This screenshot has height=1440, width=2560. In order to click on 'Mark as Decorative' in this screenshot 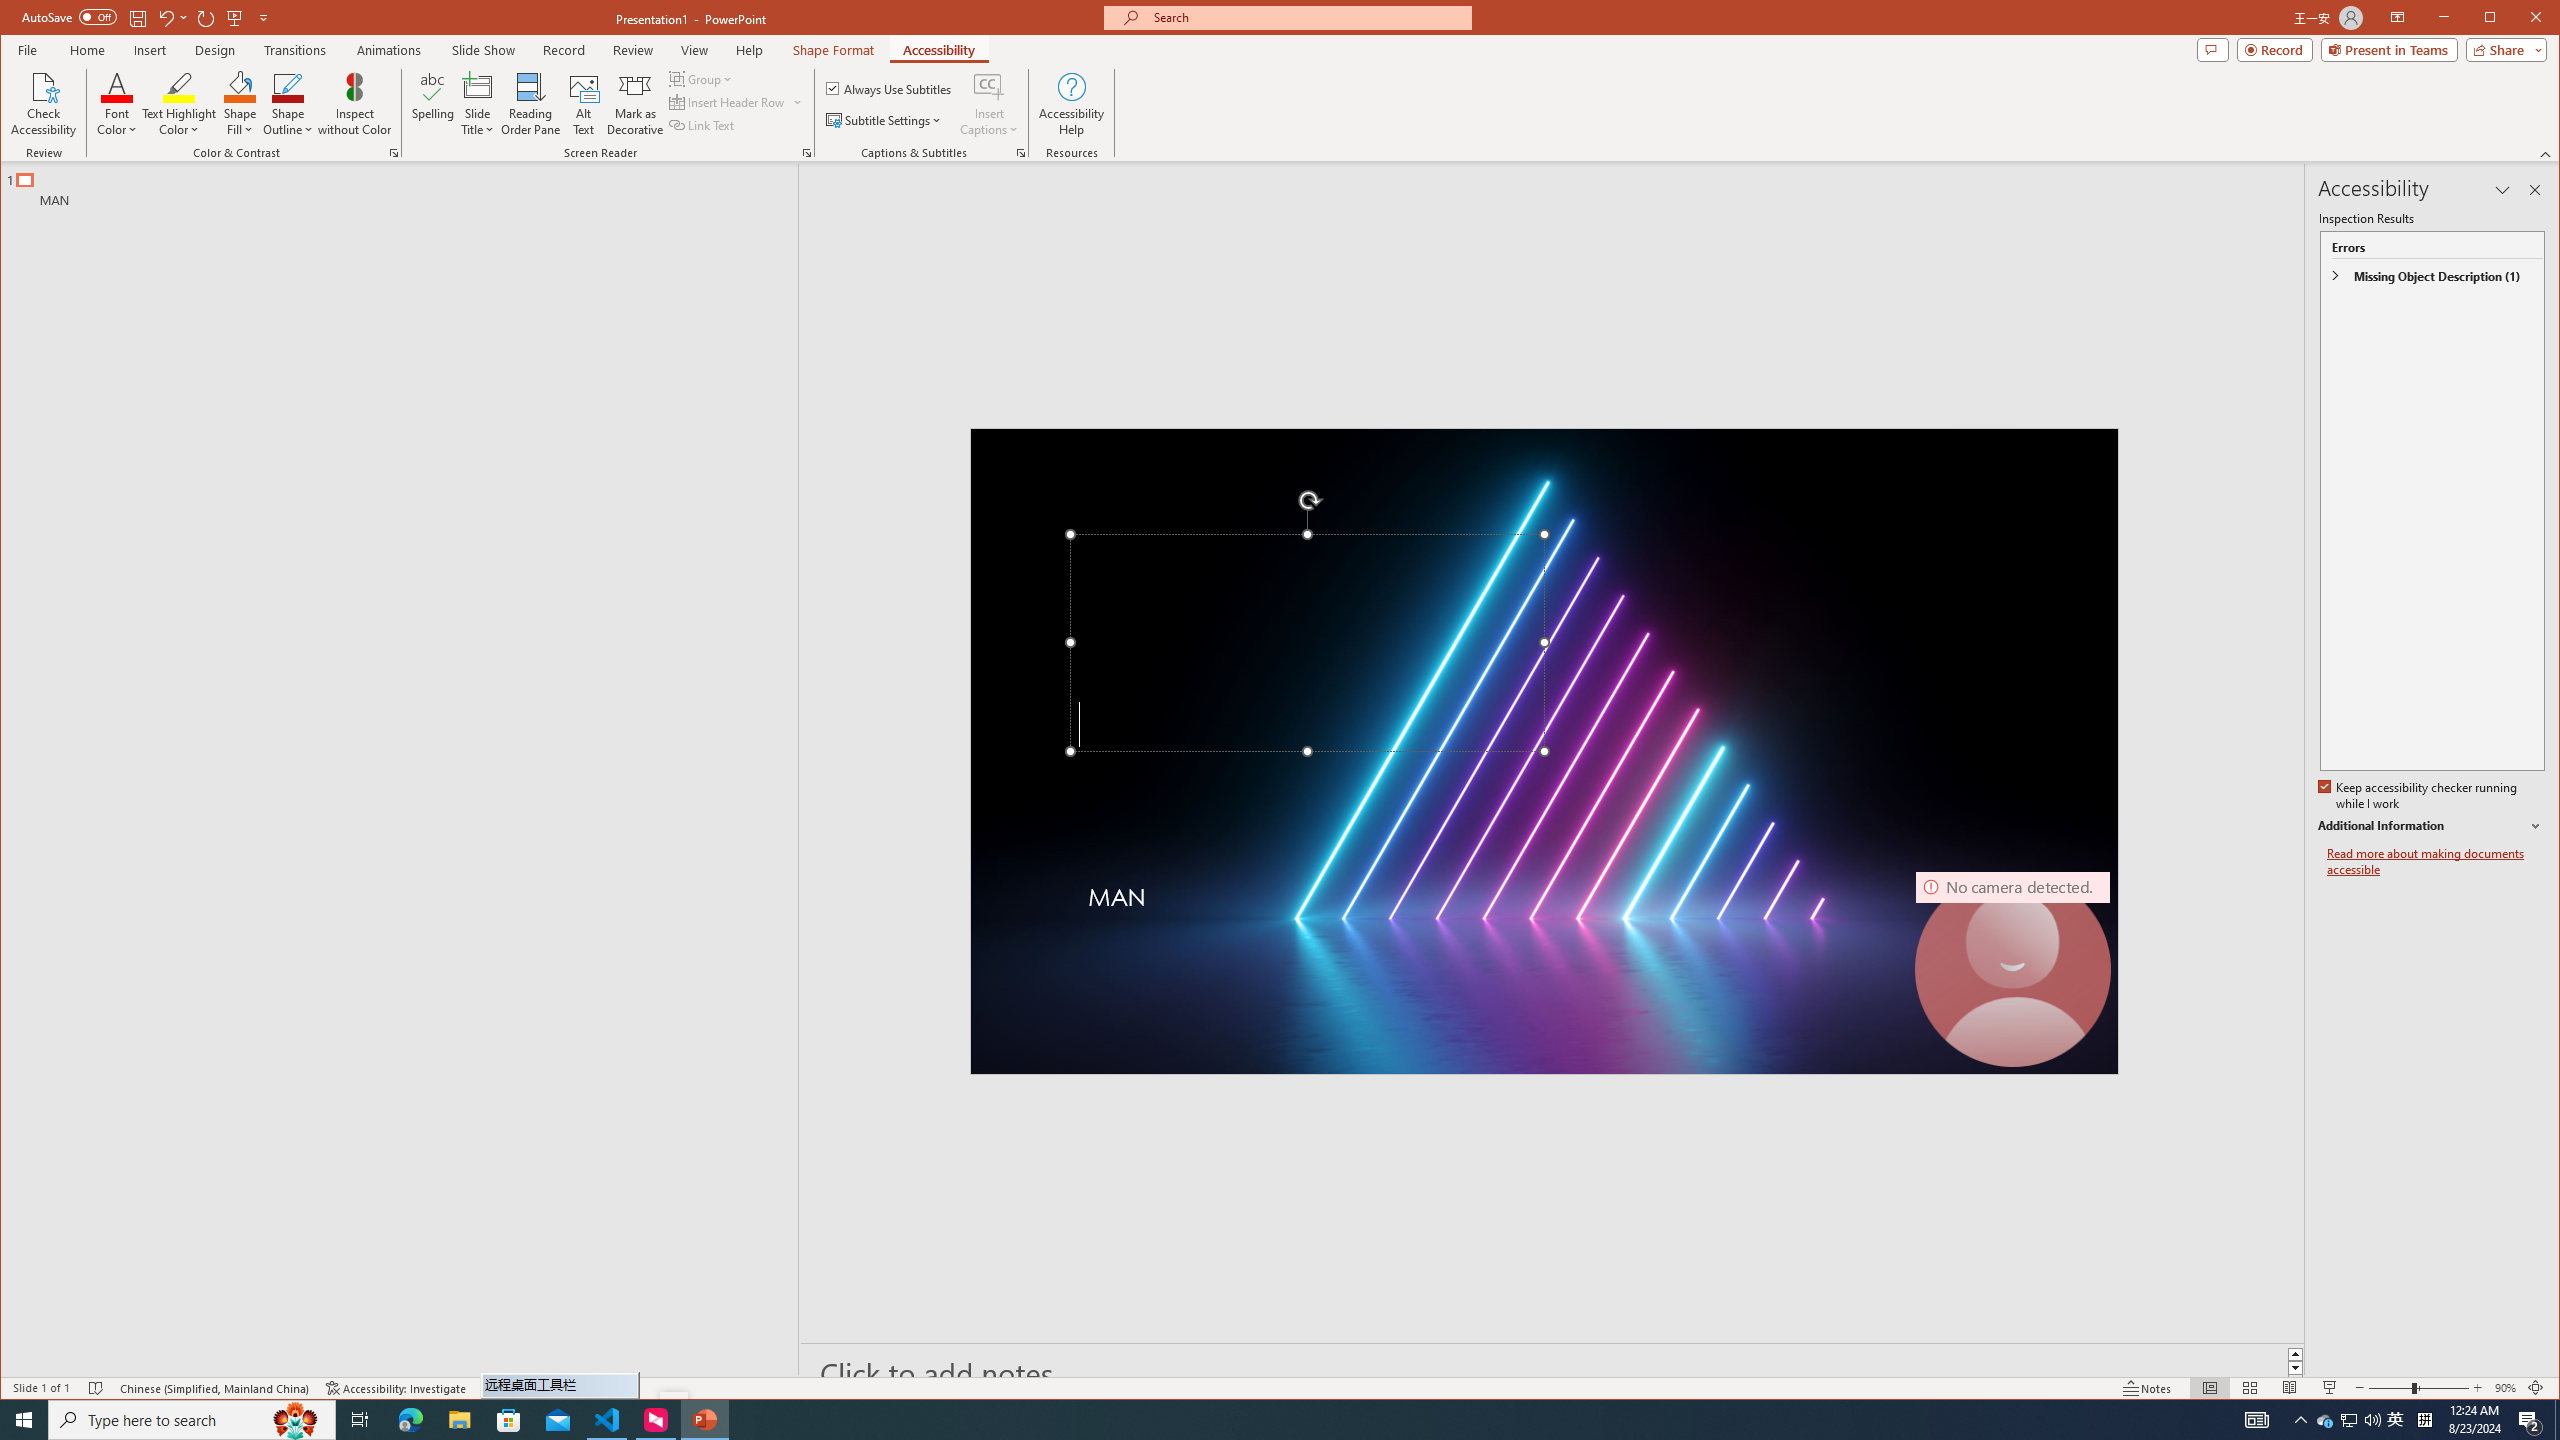, I will do `click(633, 103)`.